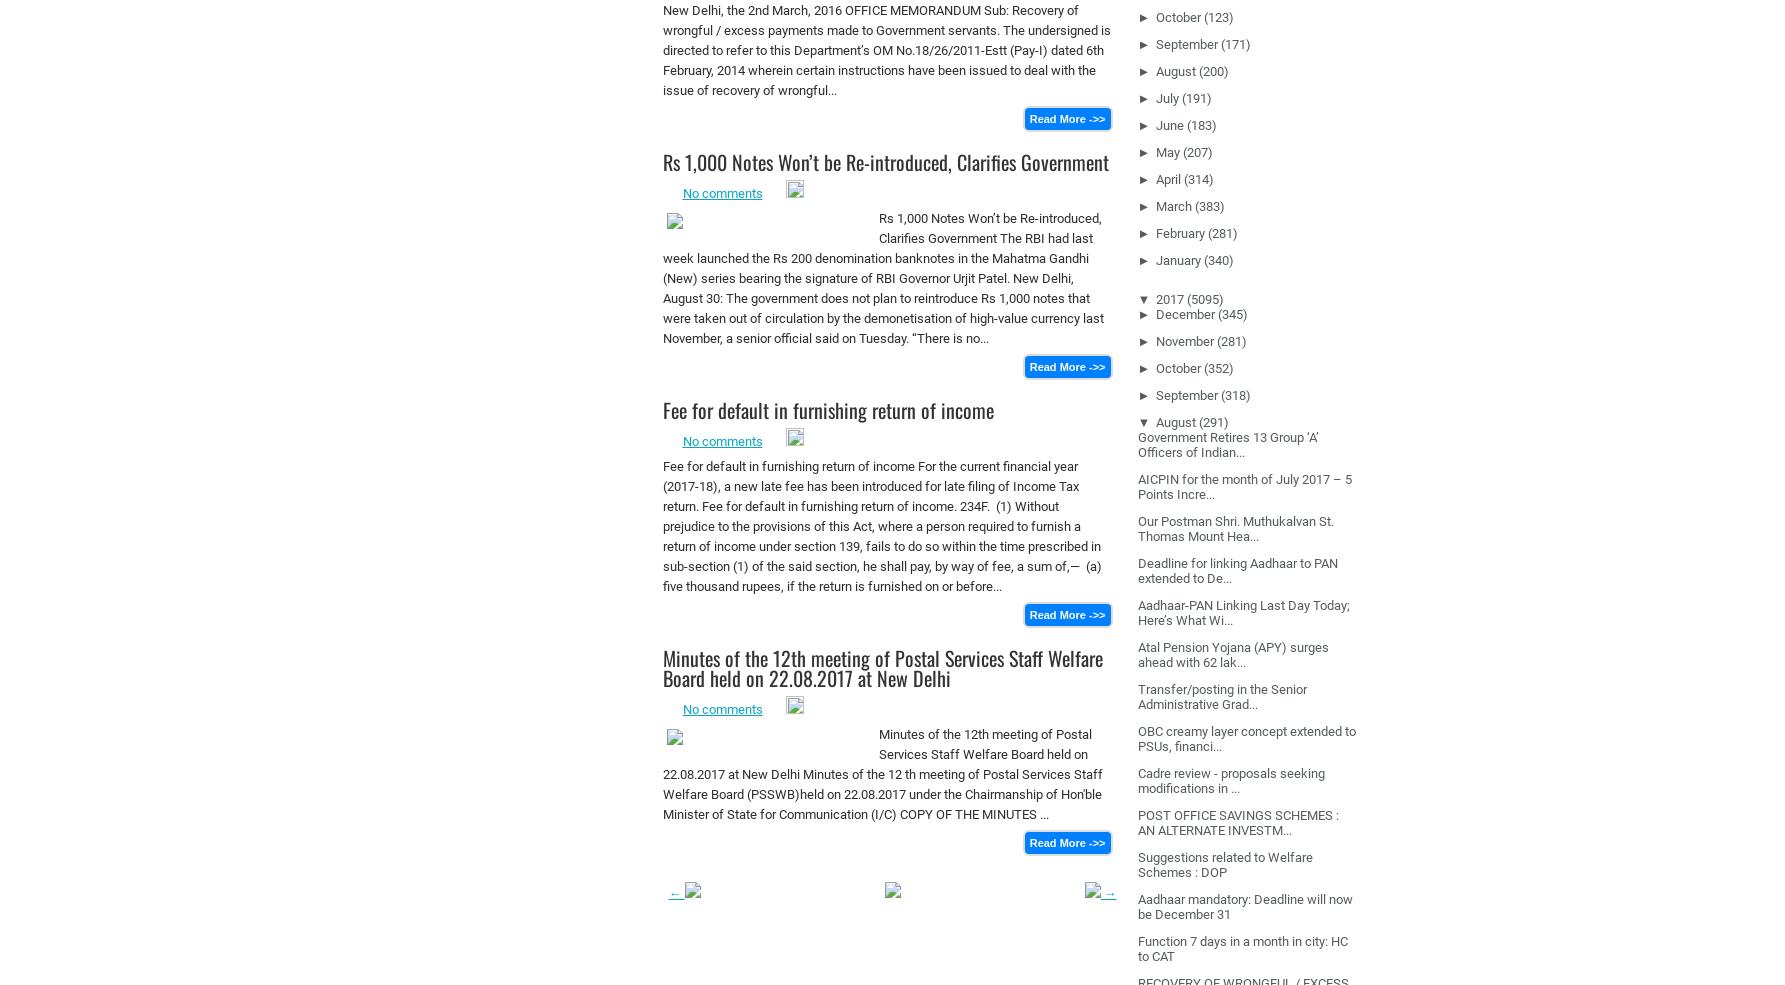  I want to click on 'Minutes of the 12th meeting of Postal Services Staff Welfare Board held on 22.08.2017 at New Delhi', so click(881, 667).